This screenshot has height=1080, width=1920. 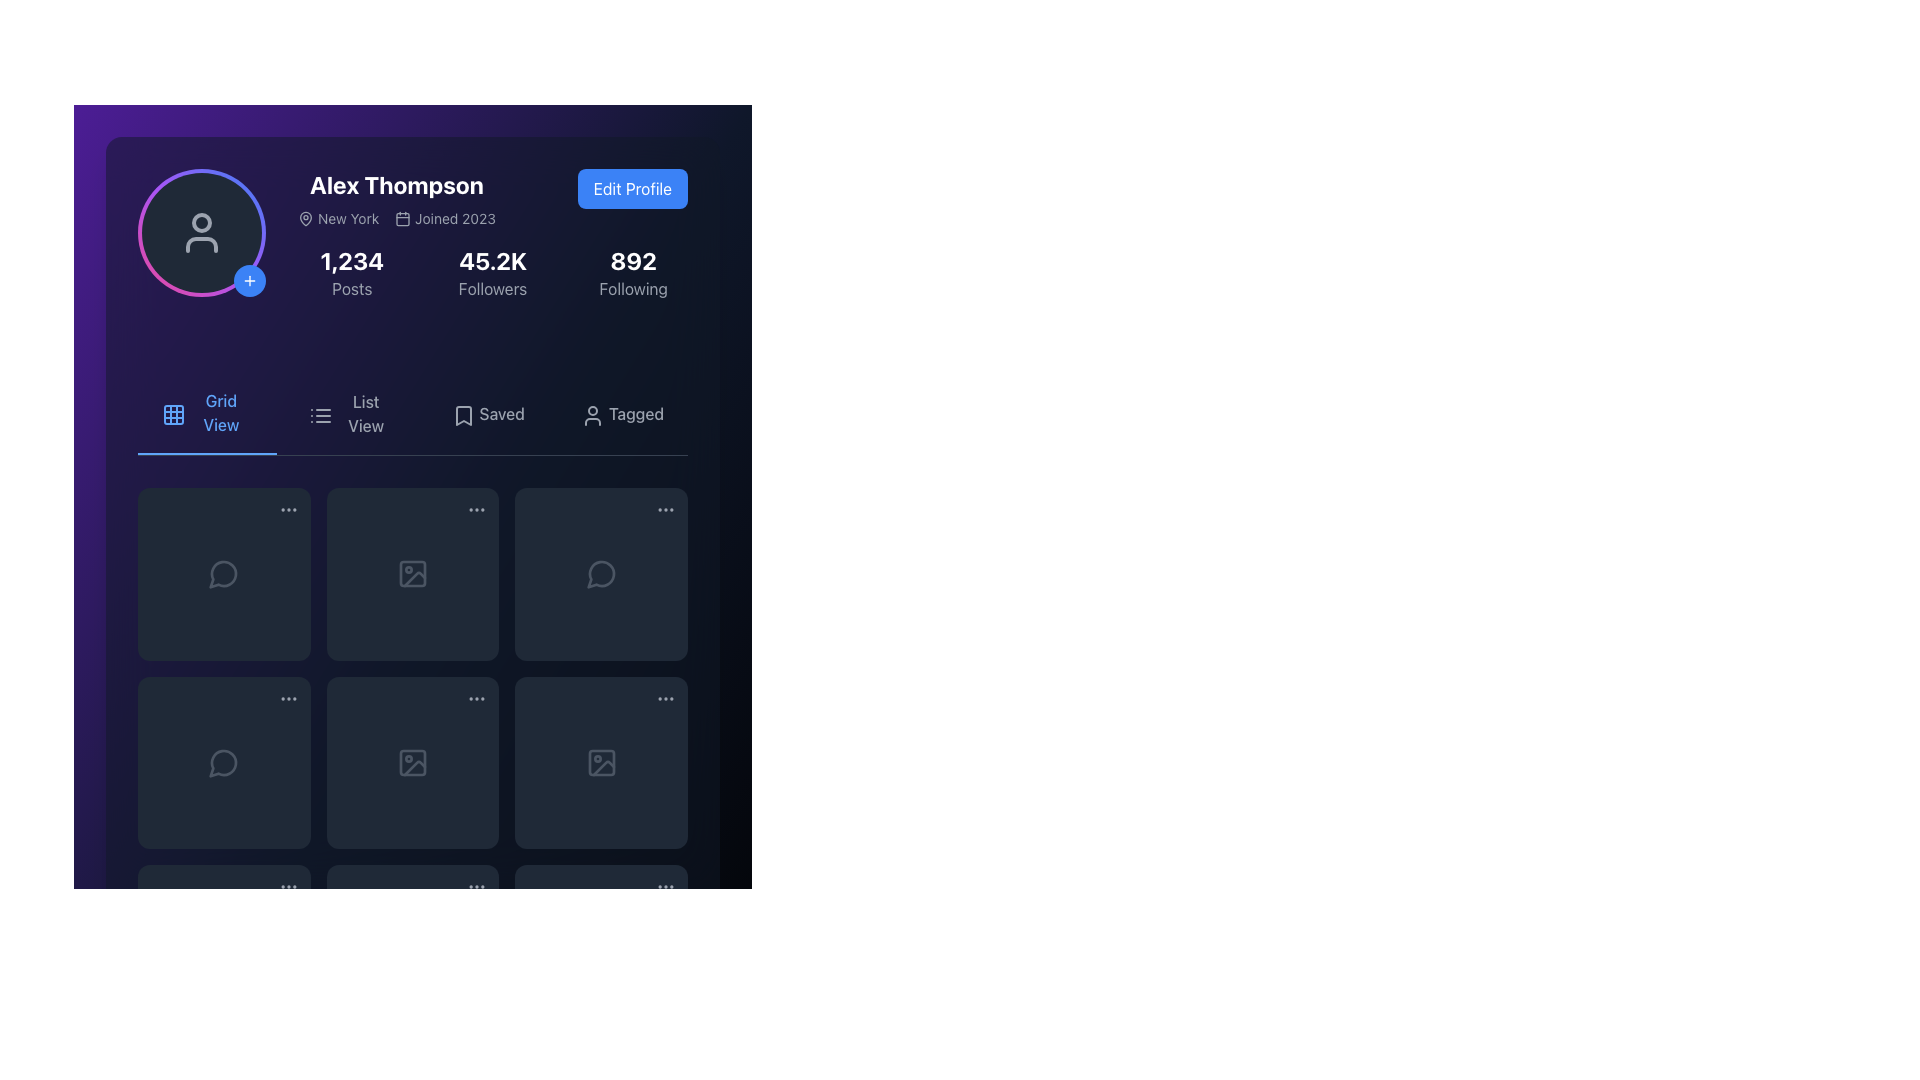 What do you see at coordinates (666, 697) in the screenshot?
I see `the circular button with three horizontally aligned dots in the bottom-right corner of the grid` at bounding box center [666, 697].